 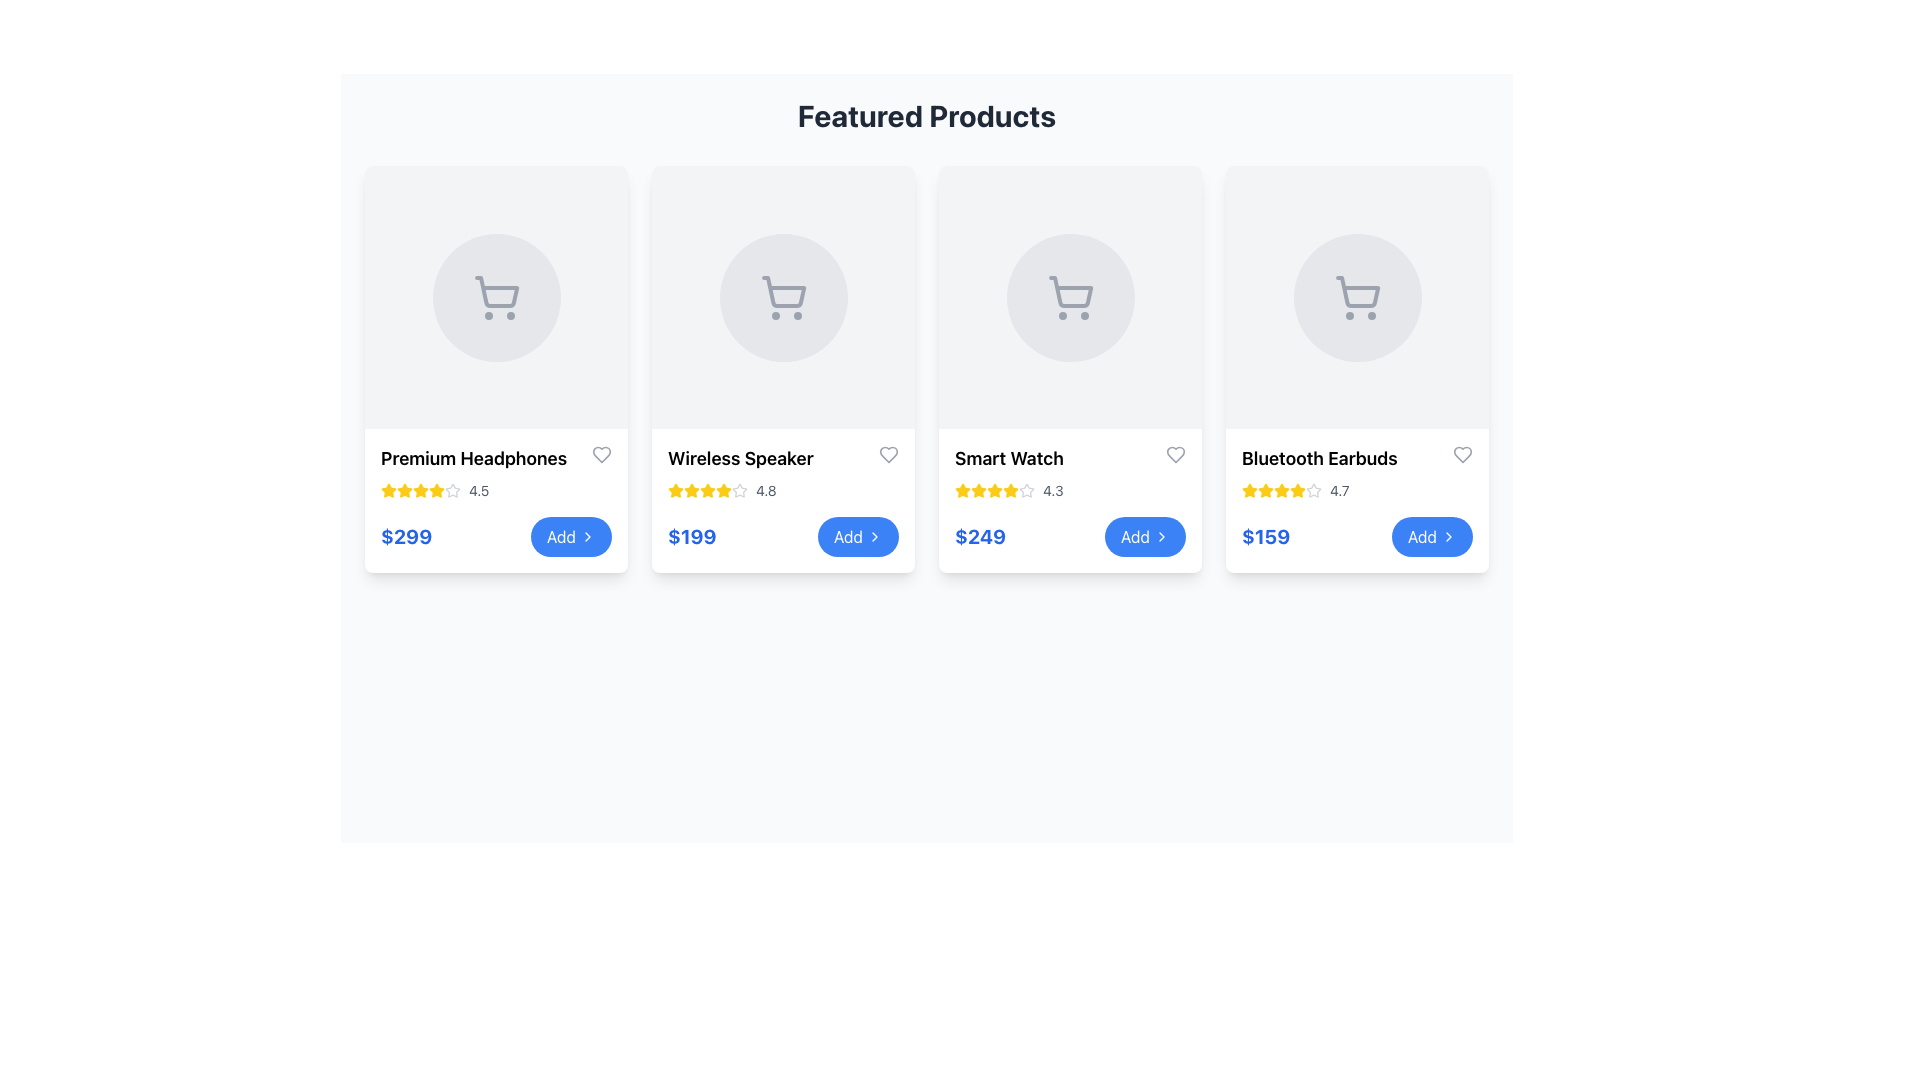 I want to click on the fourth star-shaped icon with a yellow fill and black outline in the rating section of the 'Bluetooth Earbuds' product card to signify a specific star rating, so click(x=1248, y=490).